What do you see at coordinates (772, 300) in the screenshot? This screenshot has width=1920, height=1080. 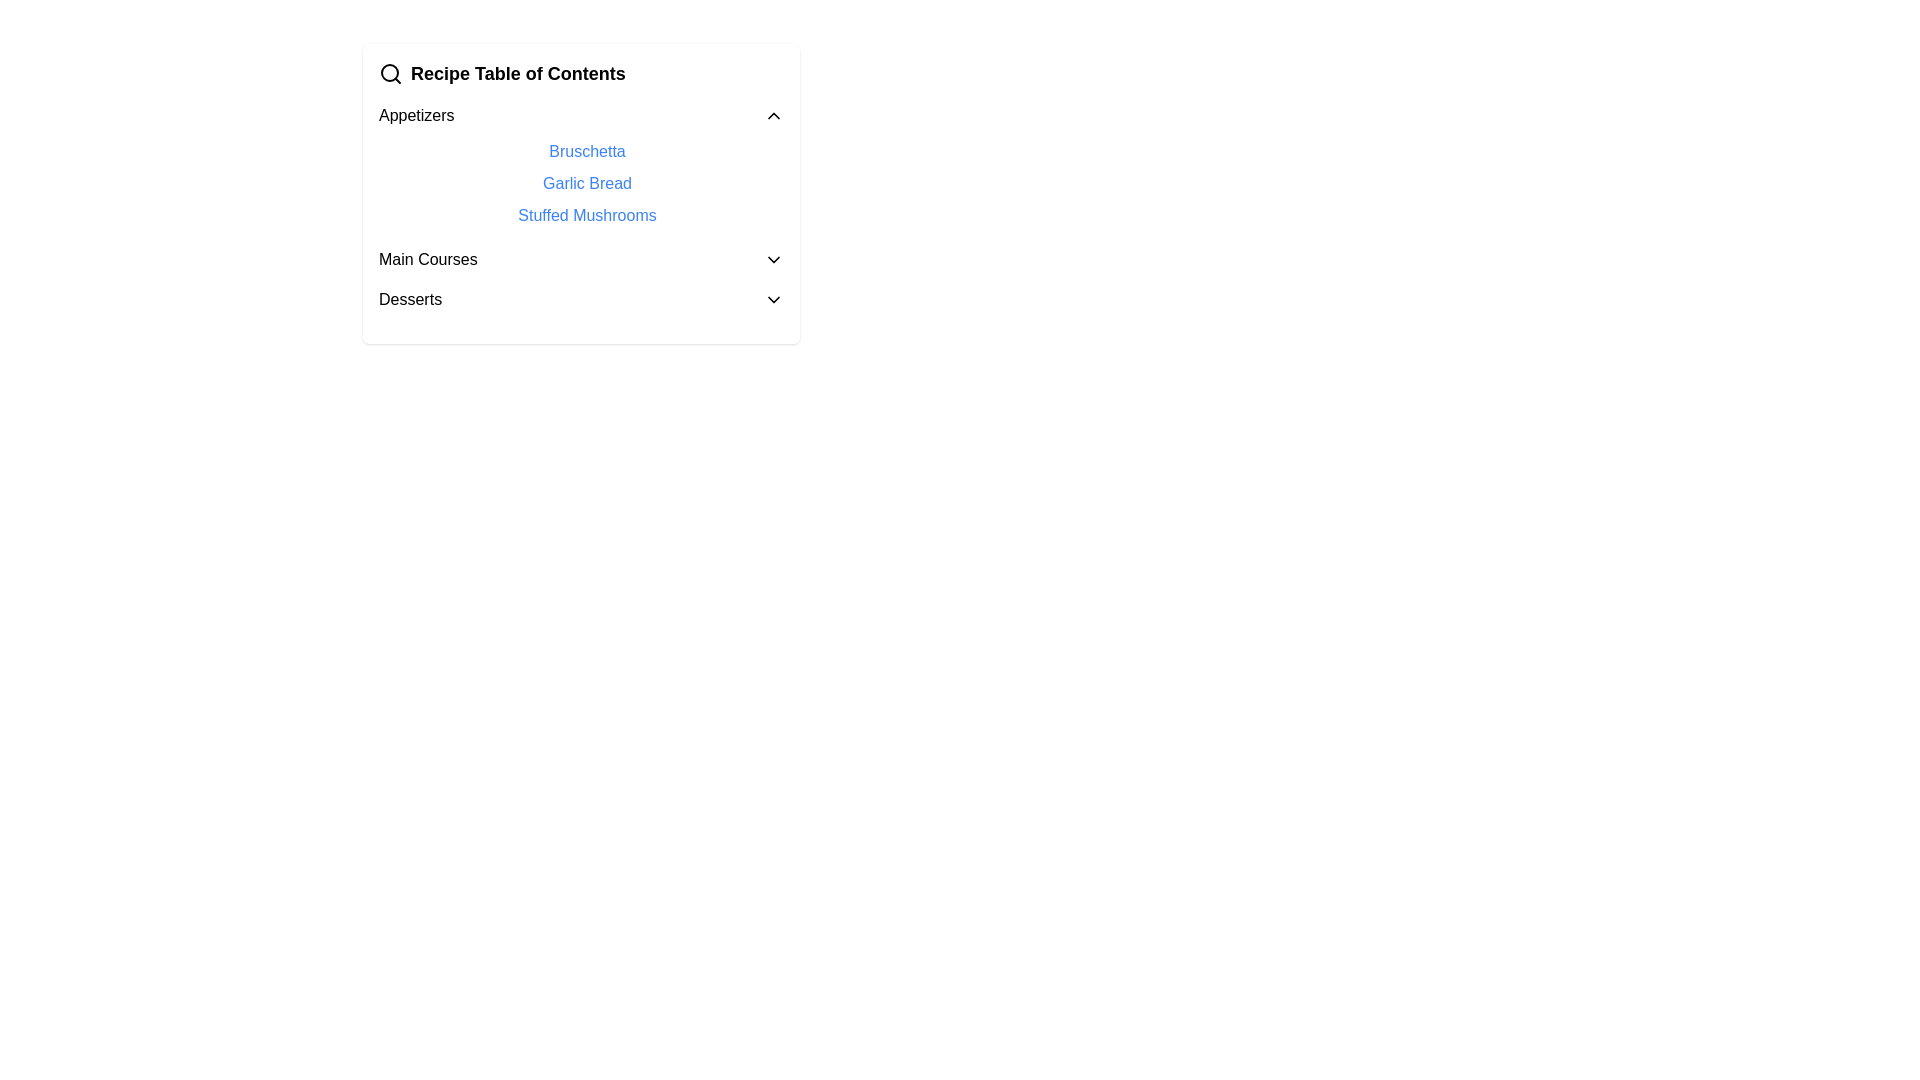 I see `the small black arrow-shaped icon resembling a downward chevron located to the right of the text 'Desserts'` at bounding box center [772, 300].